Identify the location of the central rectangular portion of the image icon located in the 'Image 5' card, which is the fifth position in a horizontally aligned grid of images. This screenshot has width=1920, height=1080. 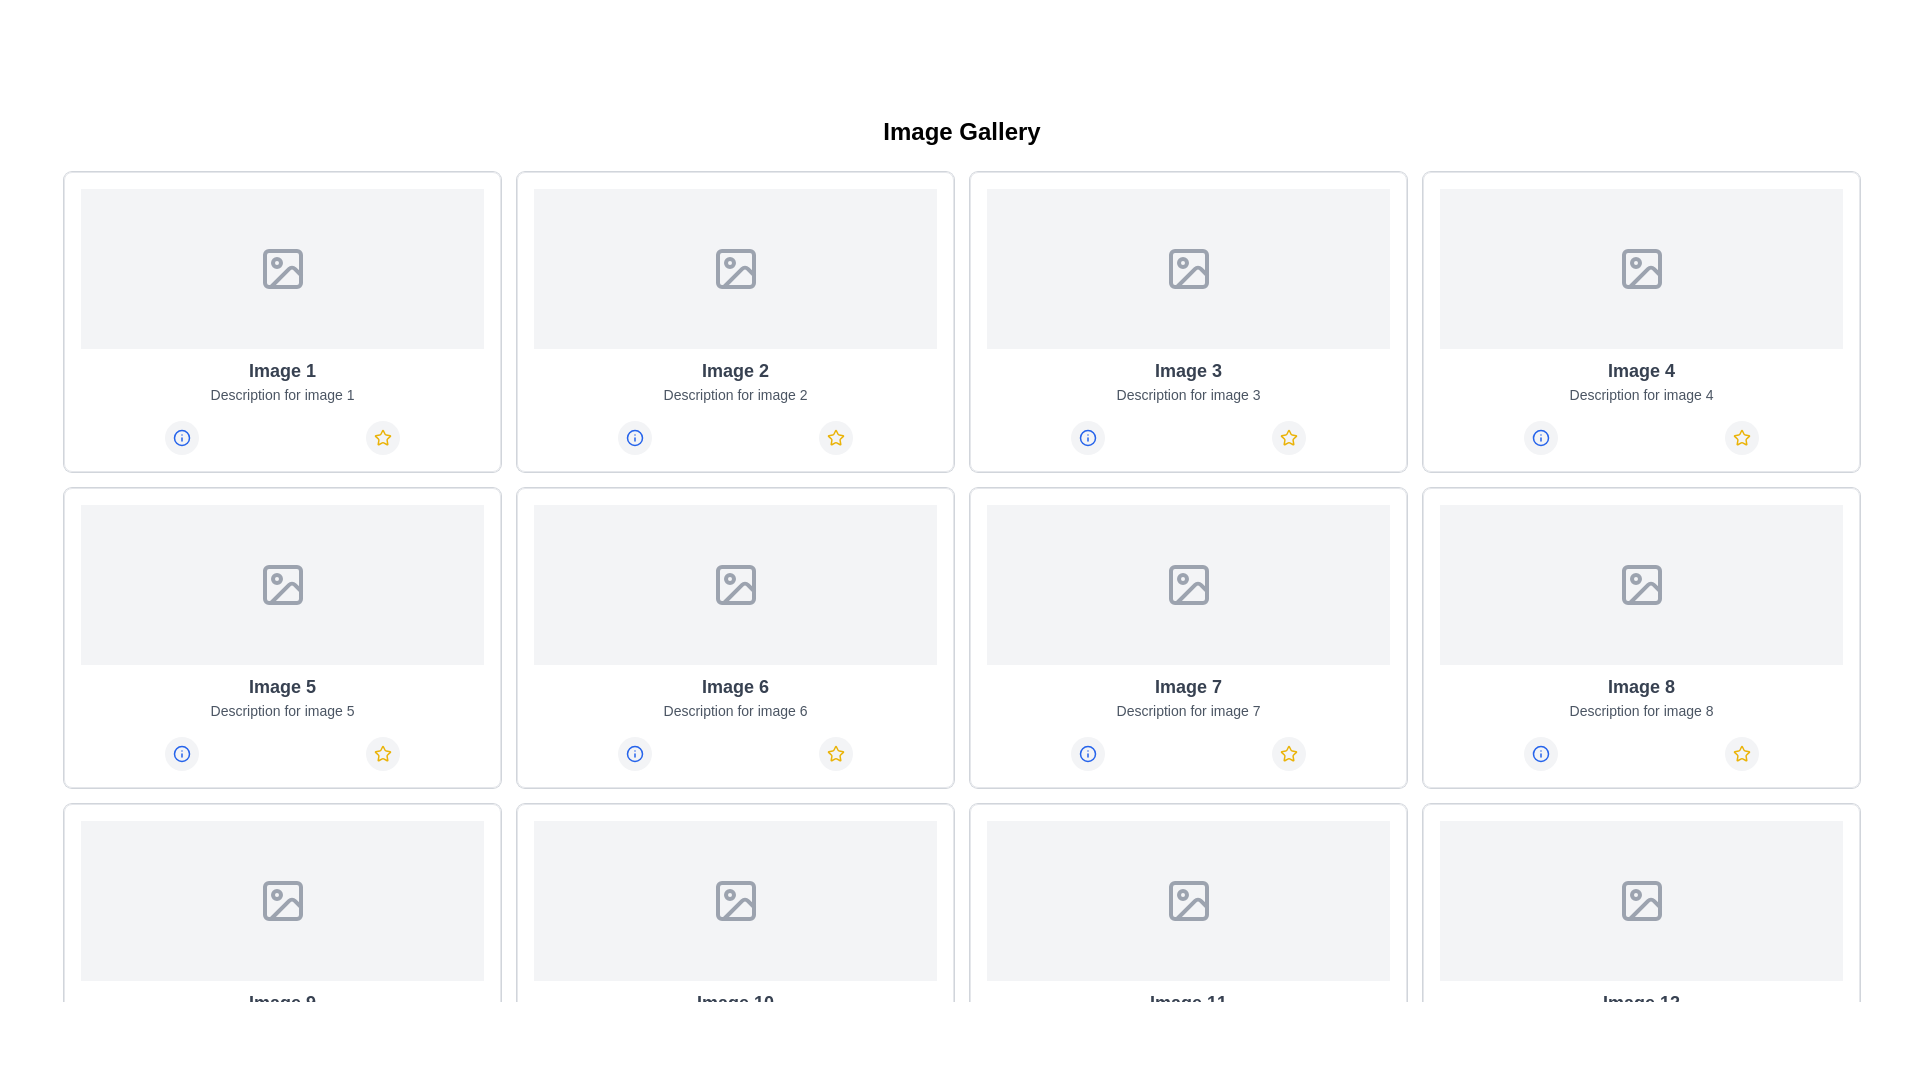
(281, 585).